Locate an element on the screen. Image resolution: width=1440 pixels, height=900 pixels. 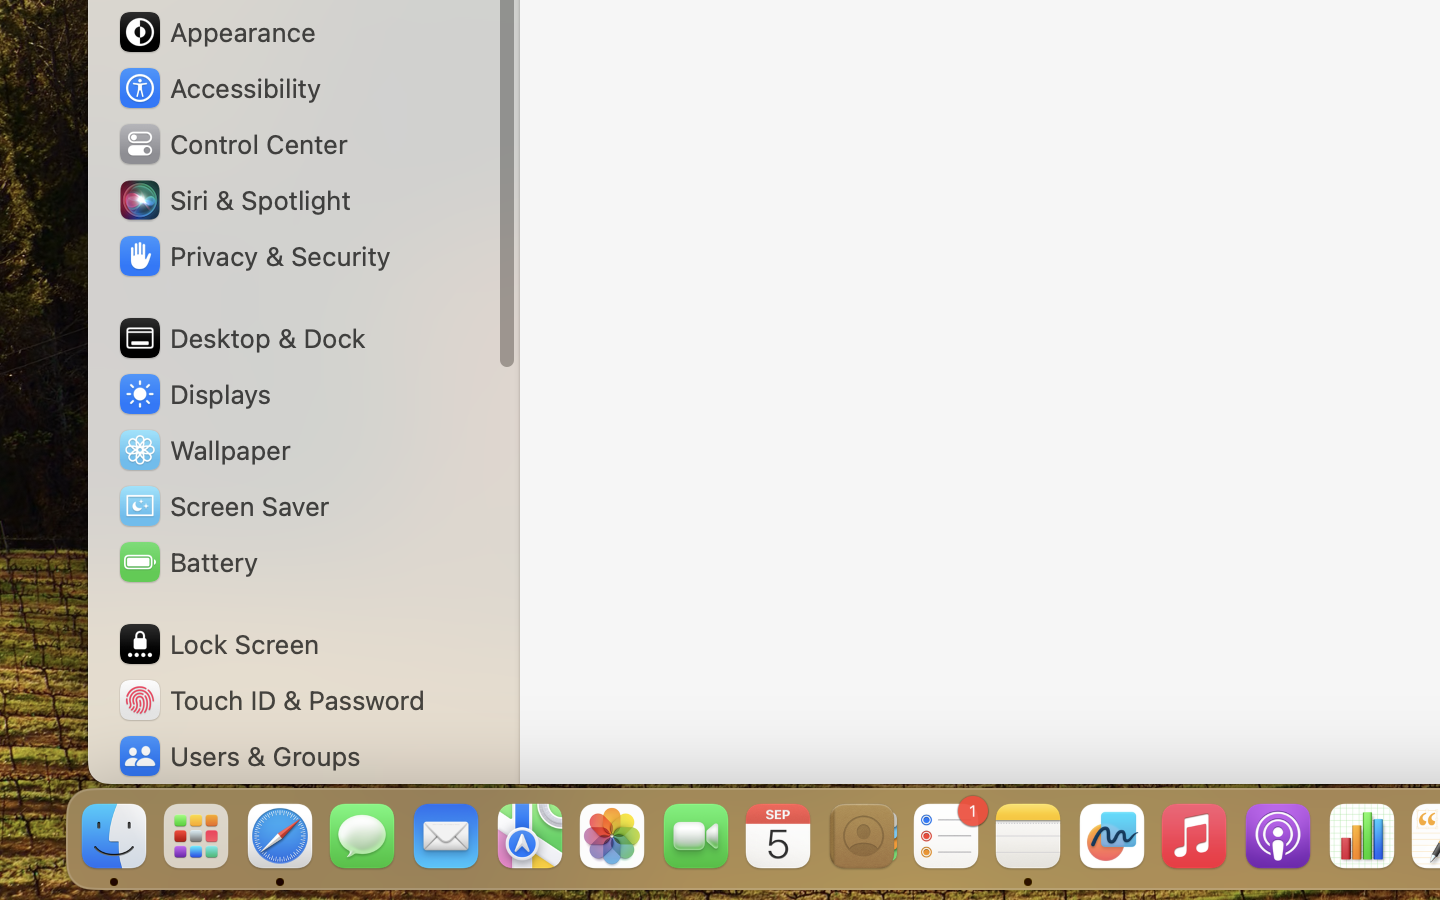
'Battery' is located at coordinates (187, 560).